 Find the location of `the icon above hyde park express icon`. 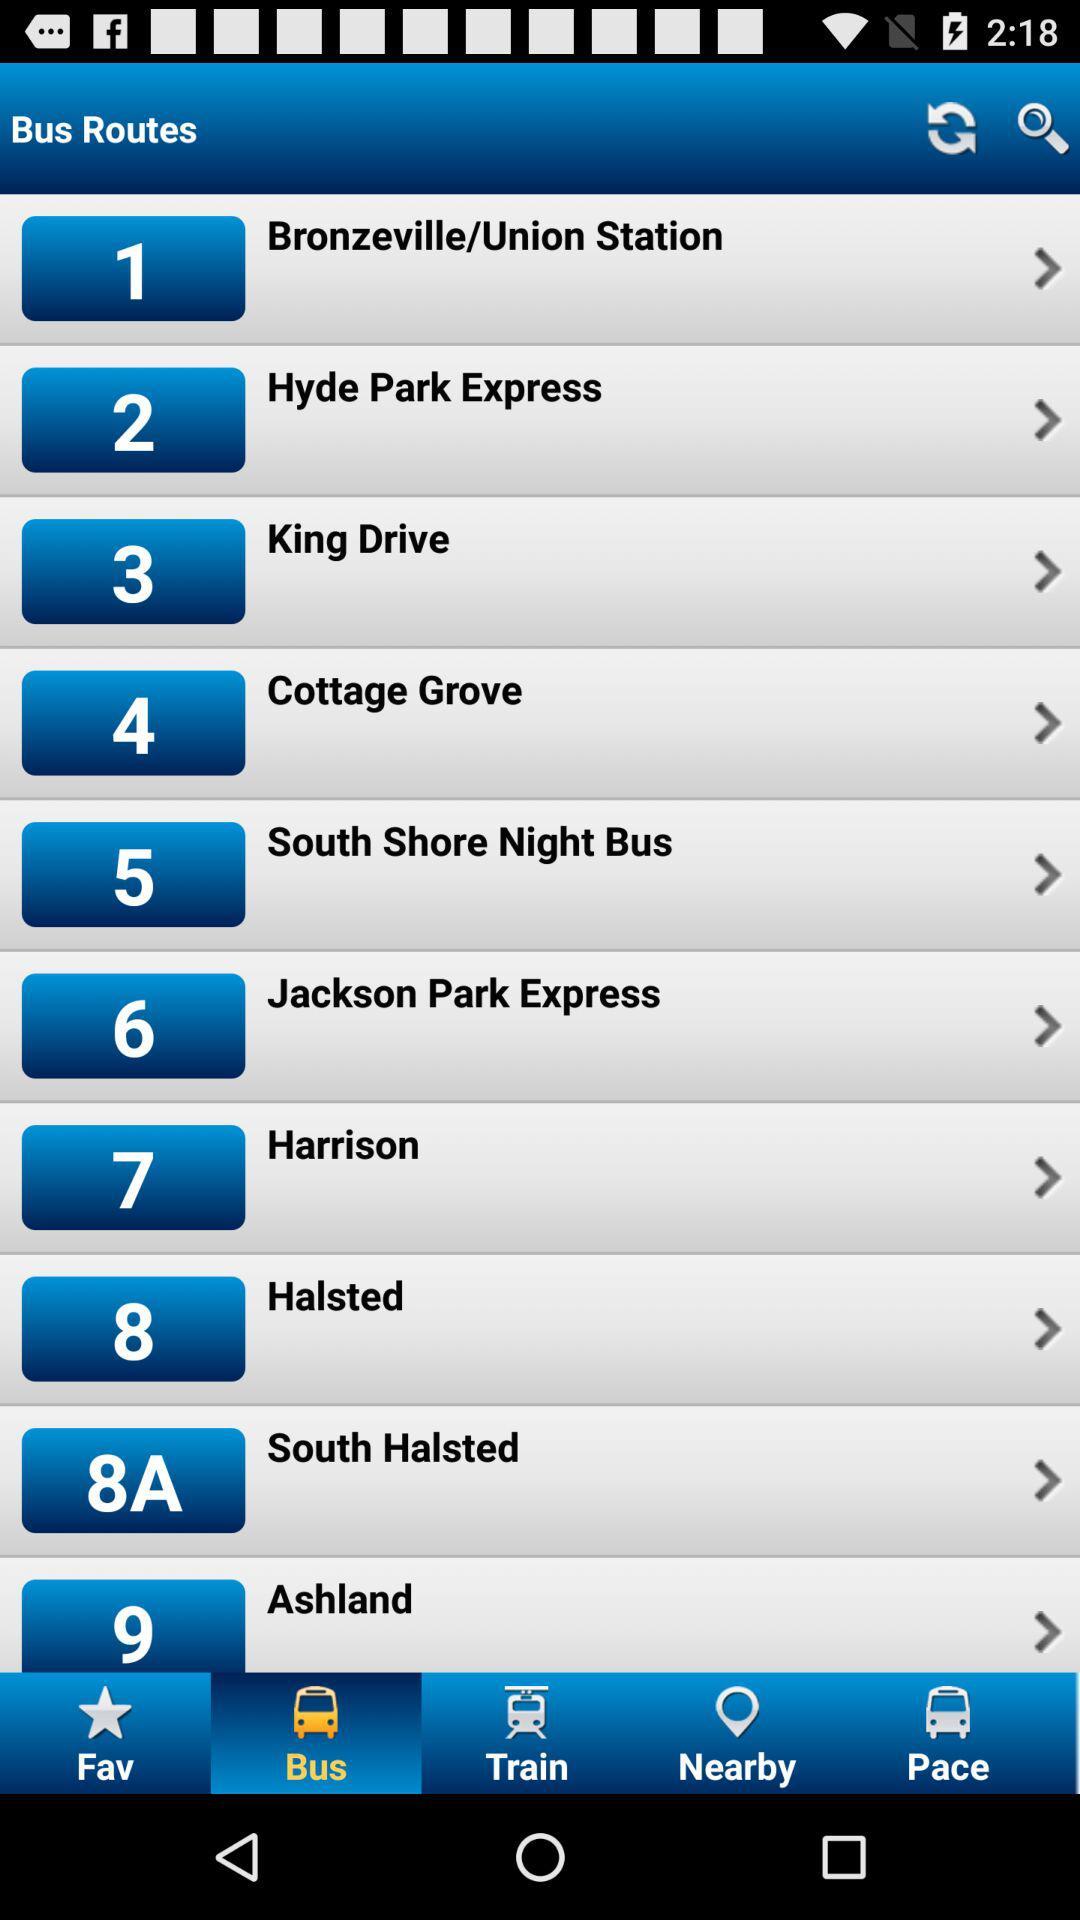

the icon above hyde park express icon is located at coordinates (495, 234).